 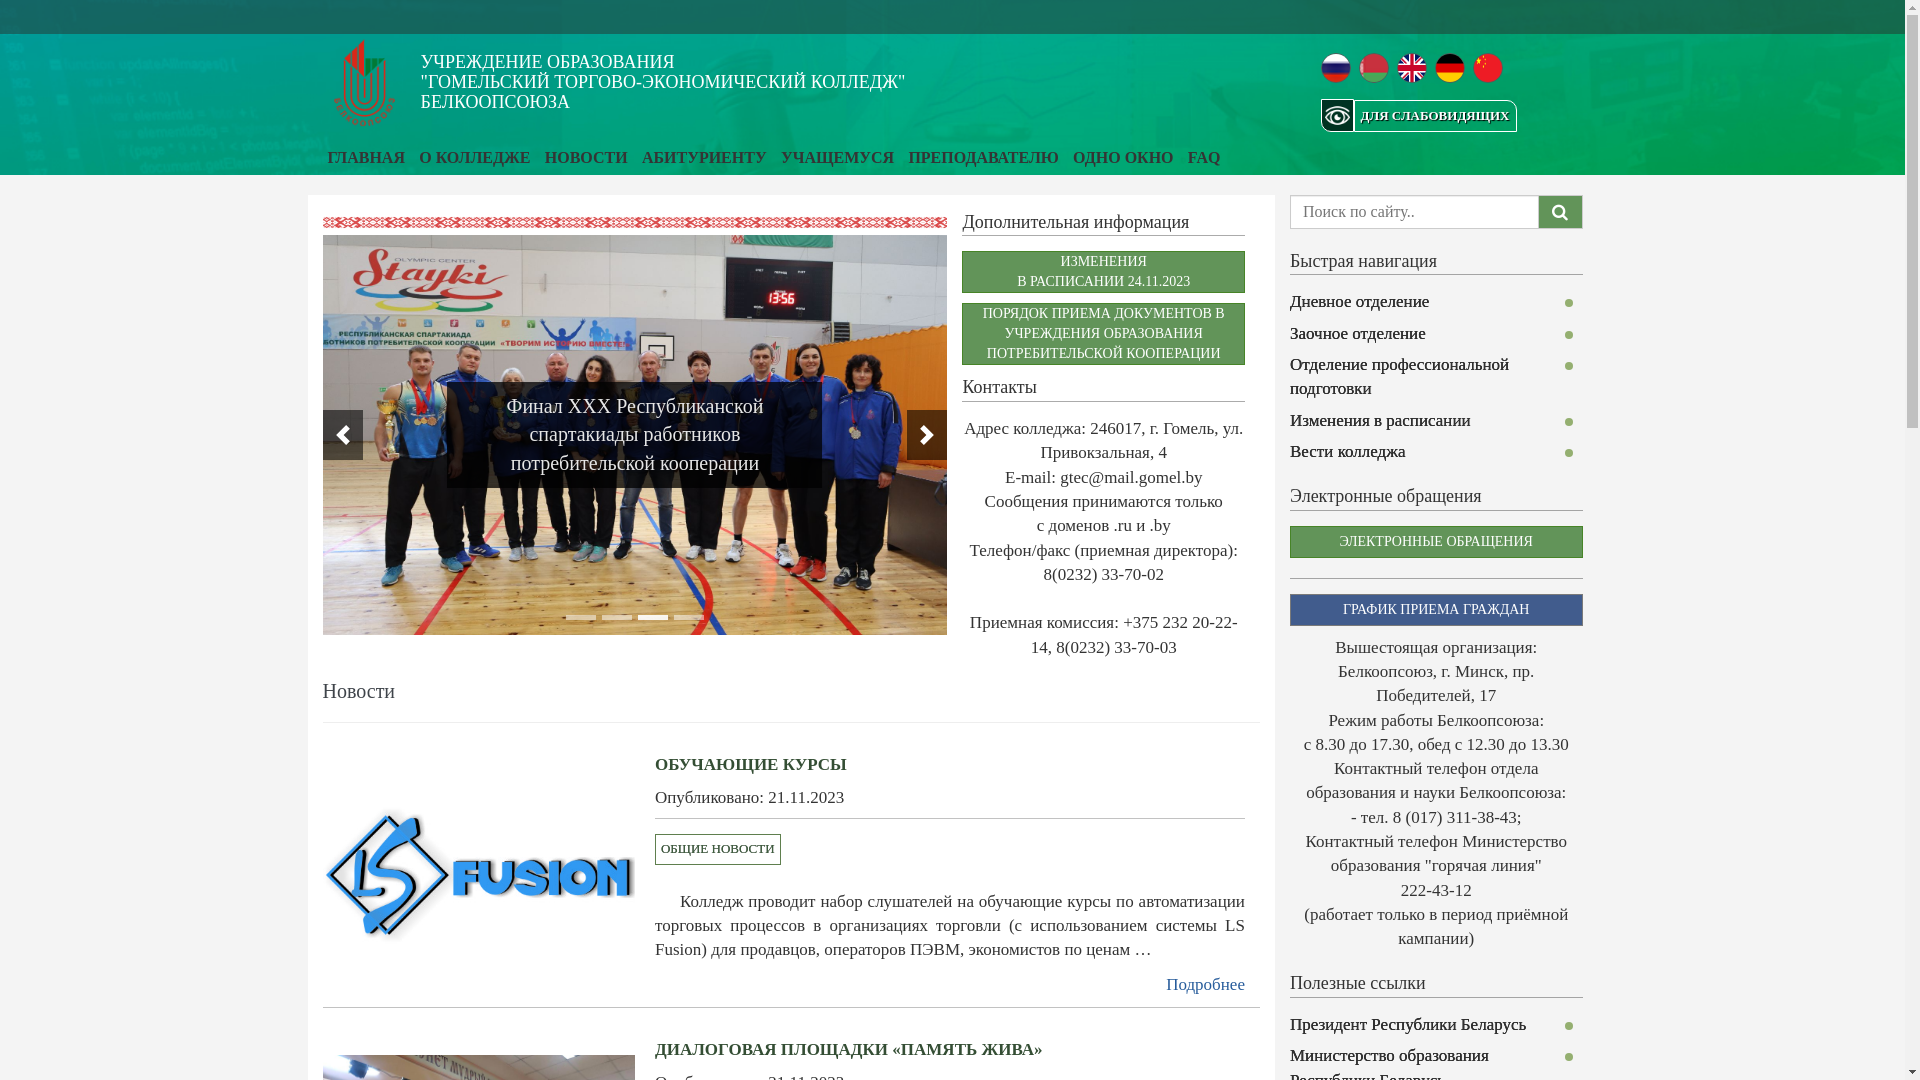 I want to click on 'FAQ', so click(x=1188, y=157).